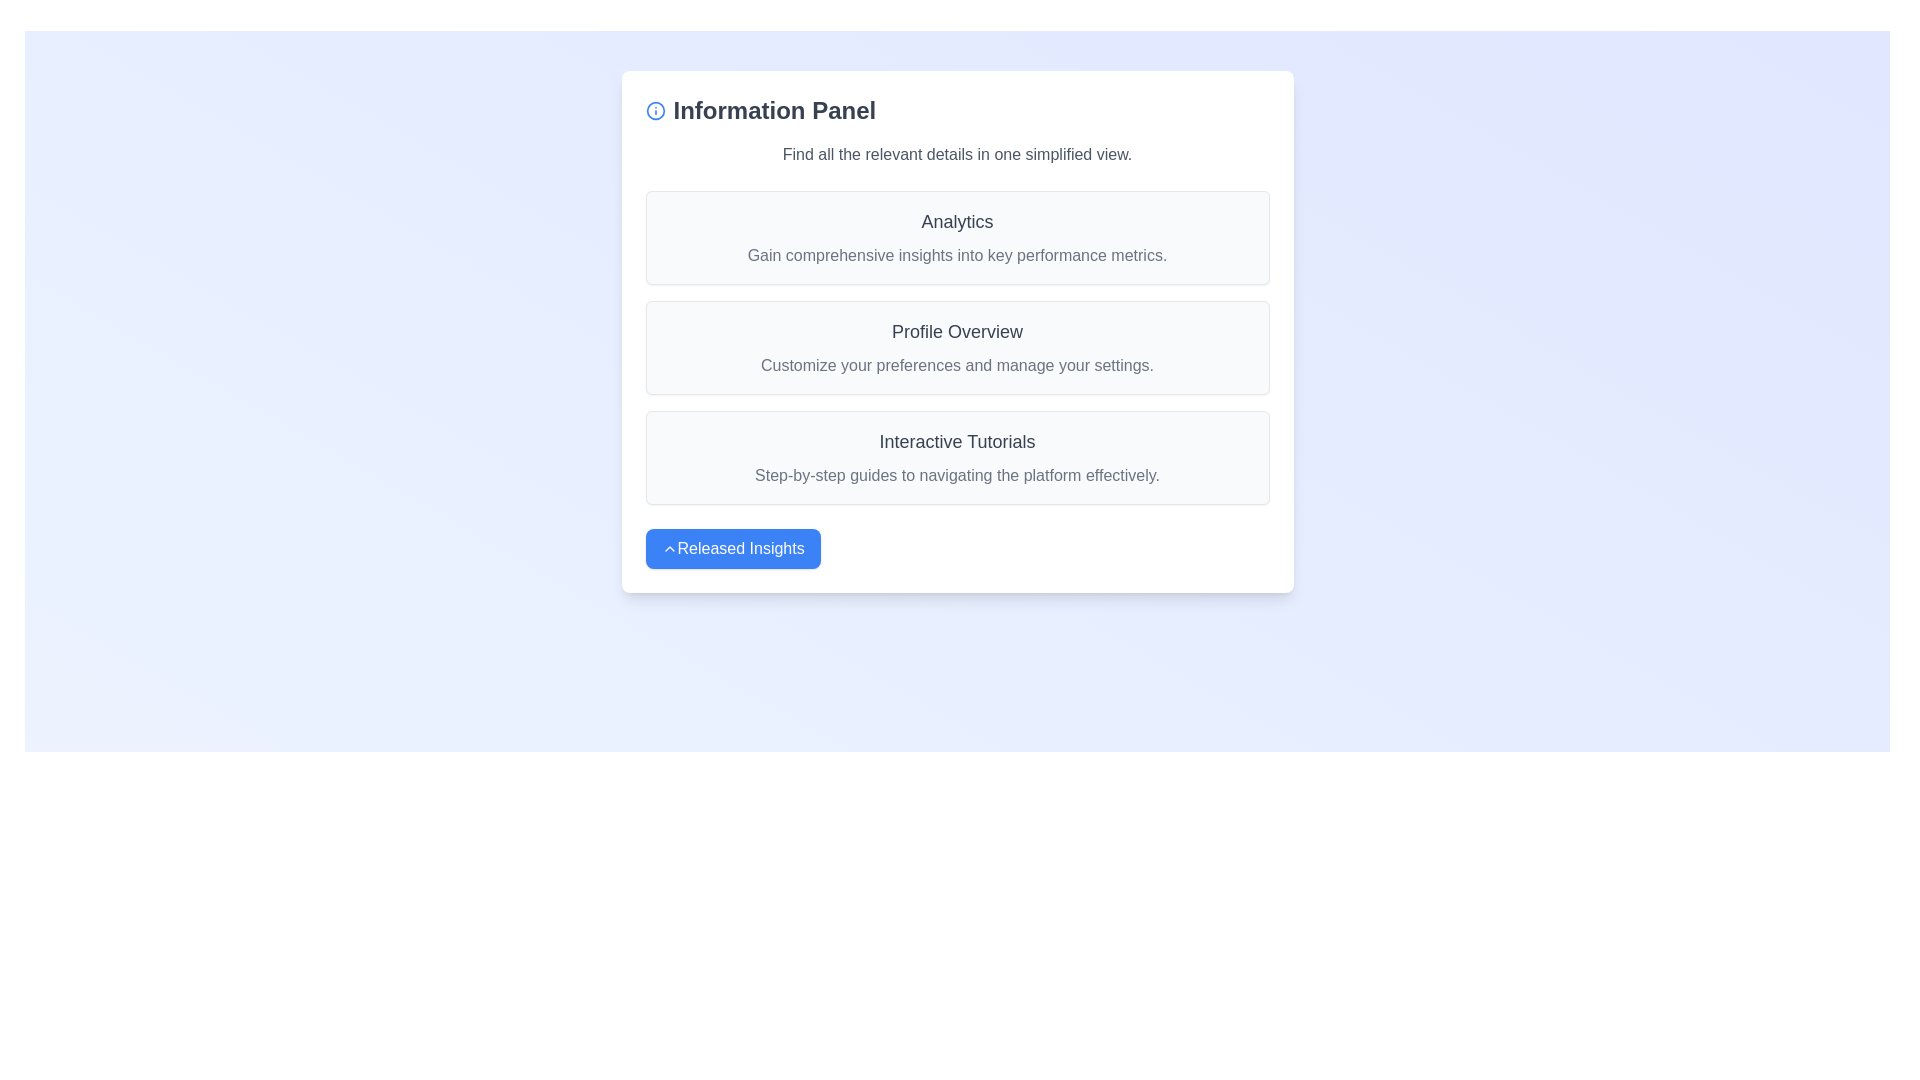  I want to click on the Label or Header Text at the upper part of the card within the information panel, which serves as a title for the card's contents, so click(956, 222).